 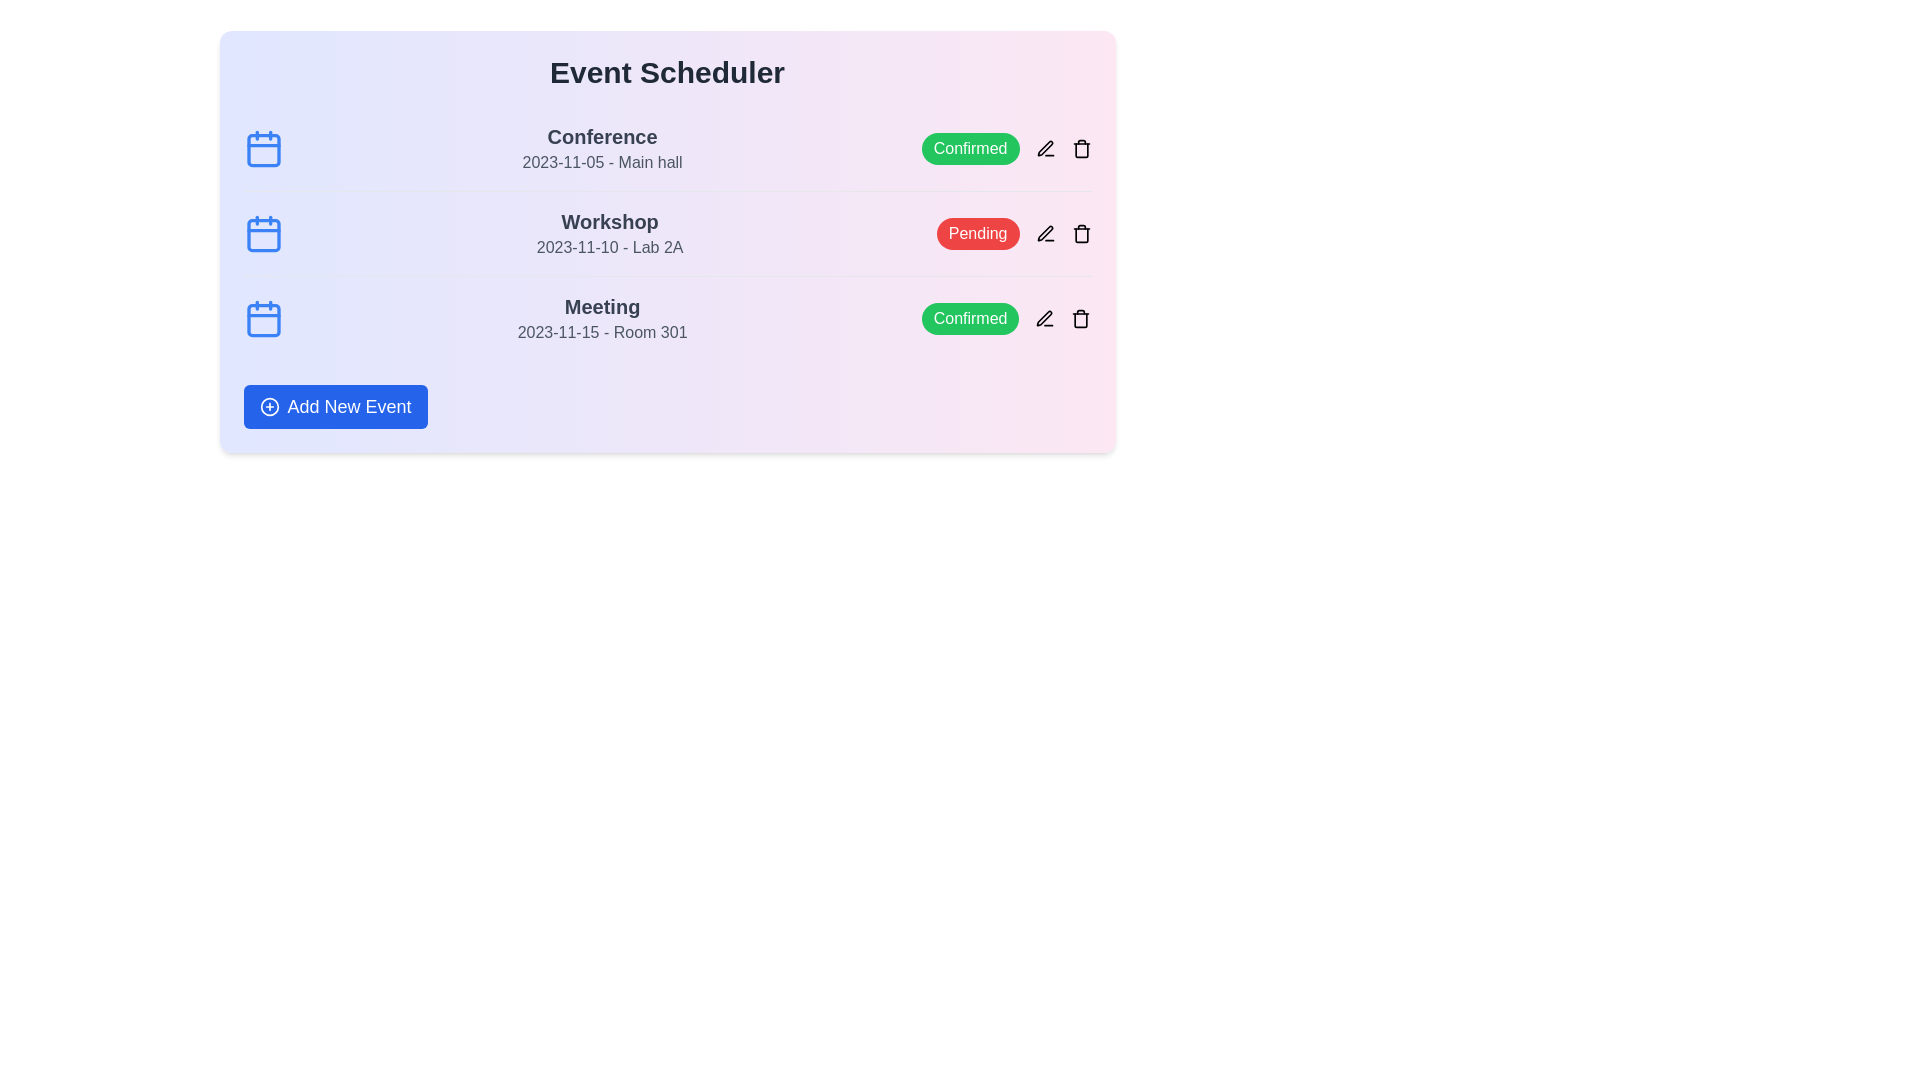 I want to click on the static text label displaying detailed schedule information for the 'Workshop' event, which is positioned directly below the 'Workshop' title in the event list, so click(x=609, y=246).